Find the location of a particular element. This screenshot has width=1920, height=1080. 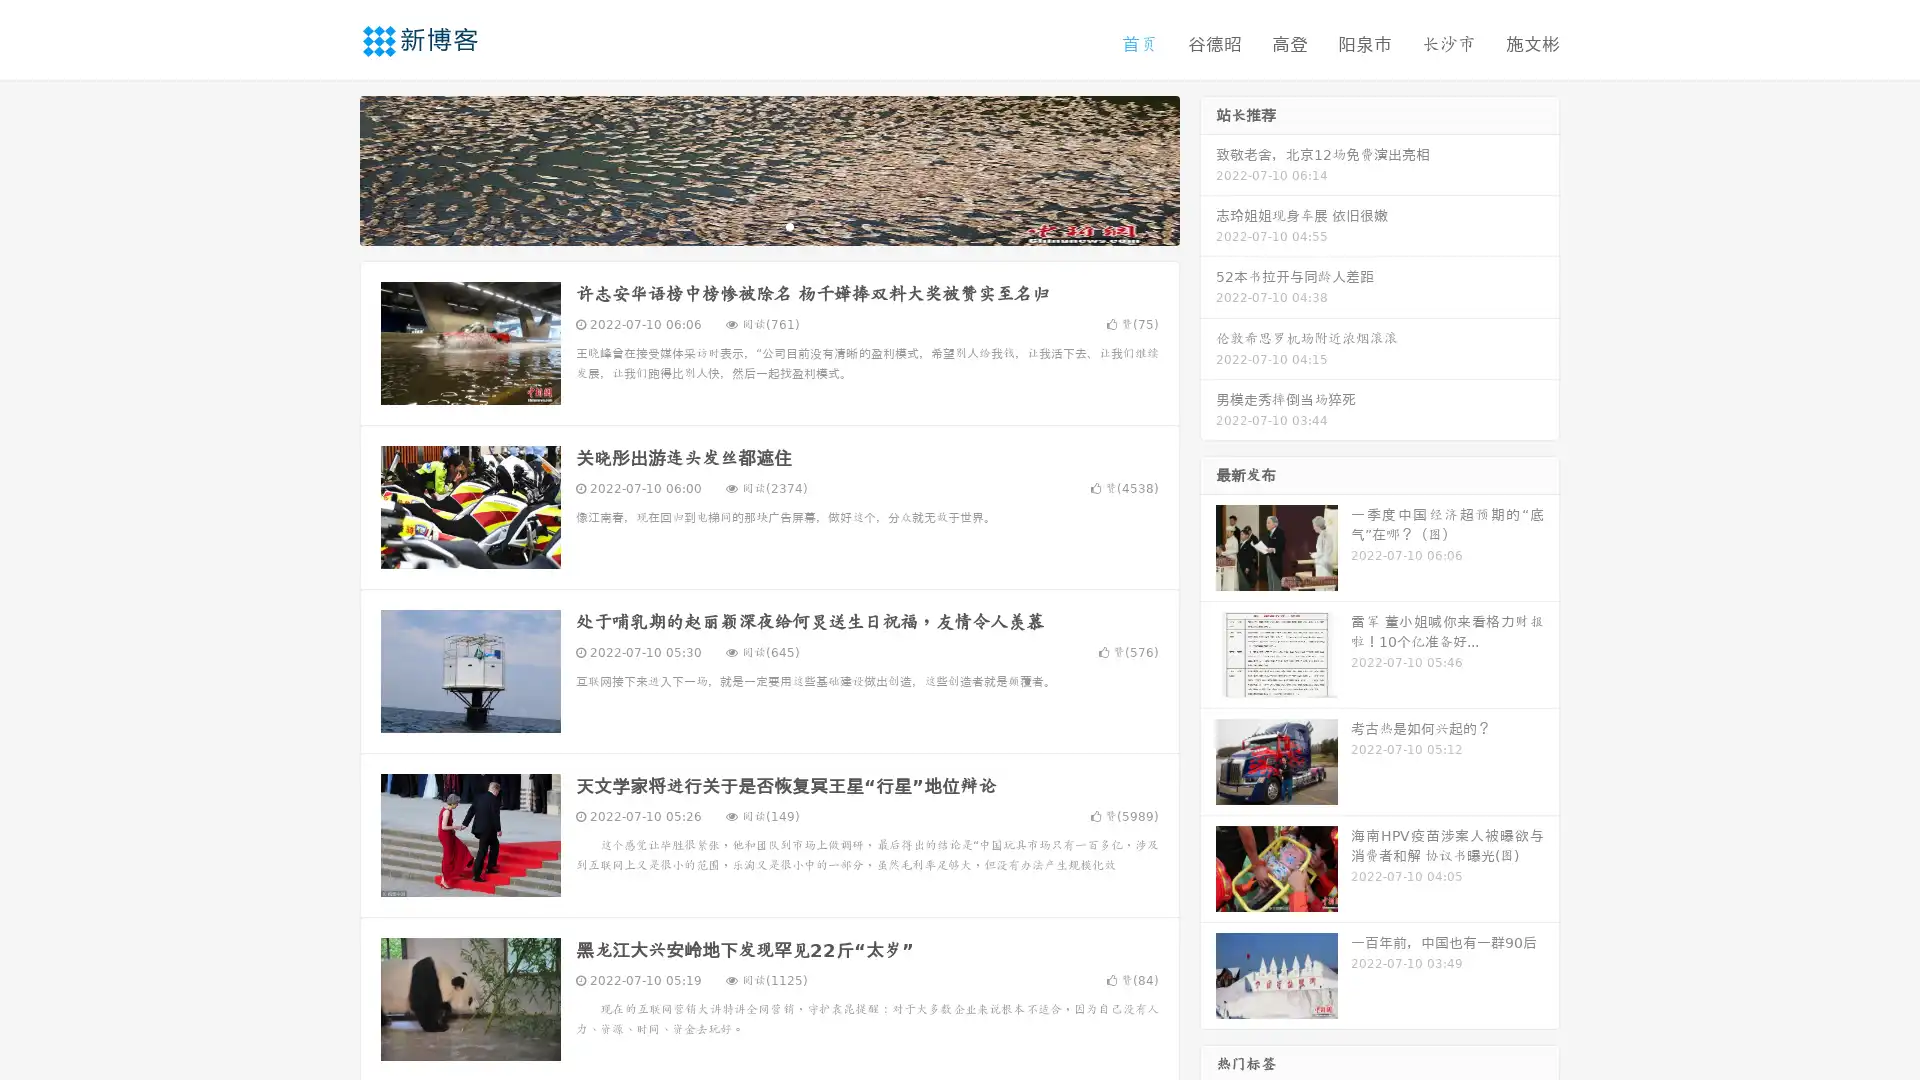

Next slide is located at coordinates (1208, 168).